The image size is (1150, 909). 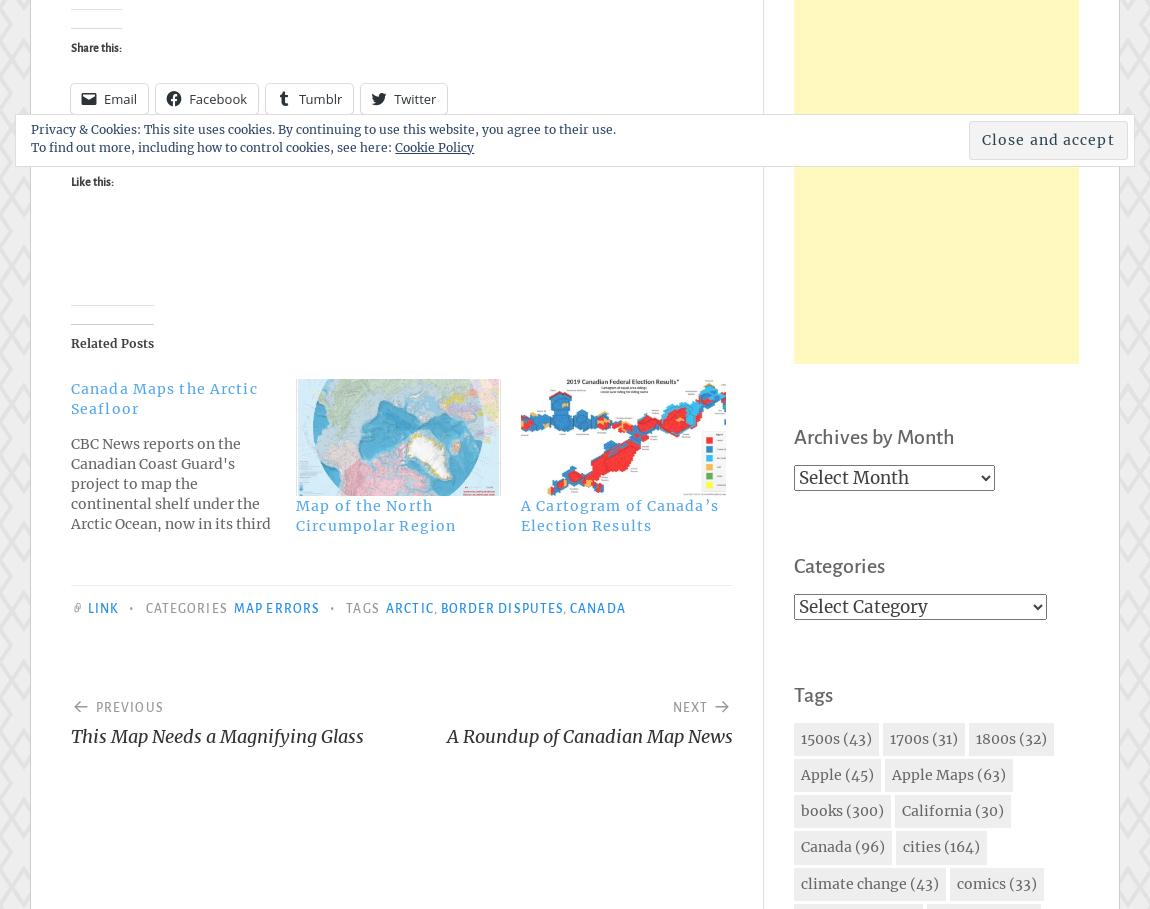 What do you see at coordinates (128, 707) in the screenshot?
I see `'Previous'` at bounding box center [128, 707].